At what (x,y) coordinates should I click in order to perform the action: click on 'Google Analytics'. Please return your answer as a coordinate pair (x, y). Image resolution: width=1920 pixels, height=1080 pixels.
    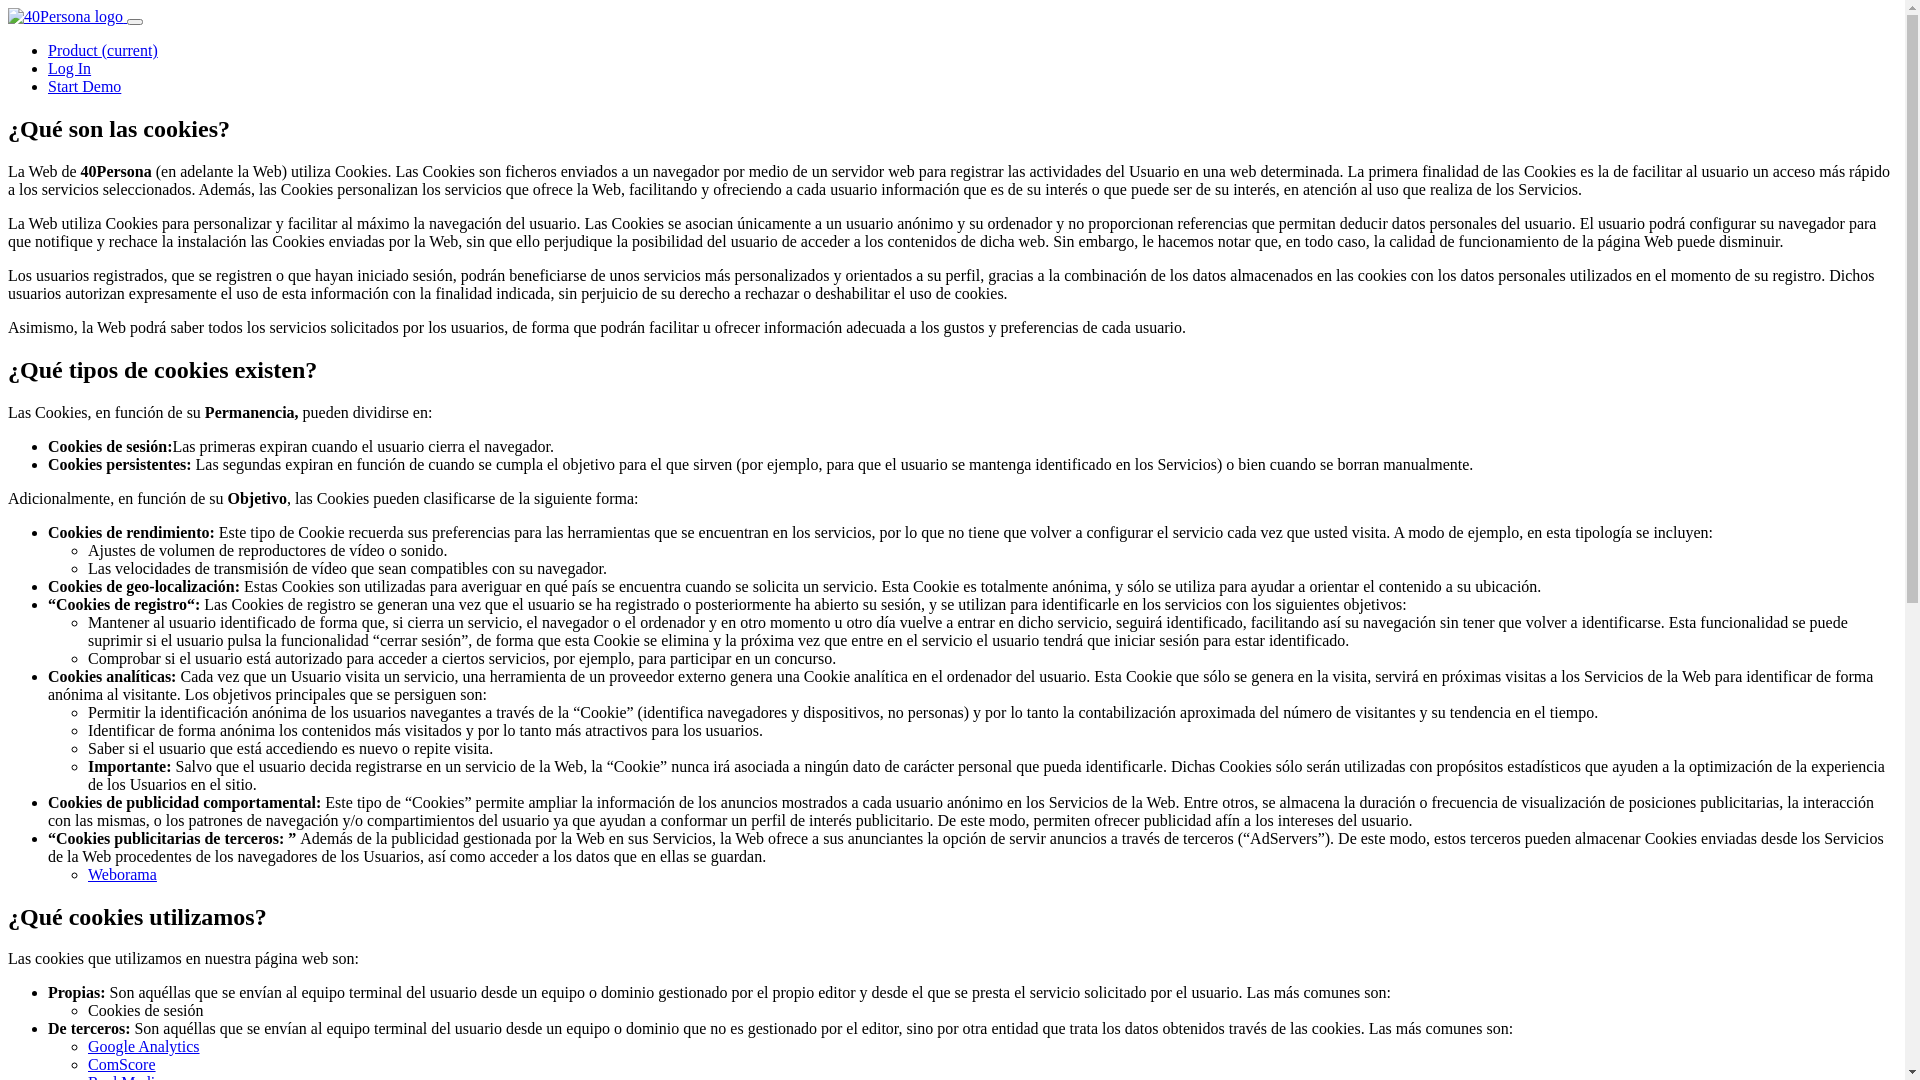
    Looking at the image, I should click on (143, 1045).